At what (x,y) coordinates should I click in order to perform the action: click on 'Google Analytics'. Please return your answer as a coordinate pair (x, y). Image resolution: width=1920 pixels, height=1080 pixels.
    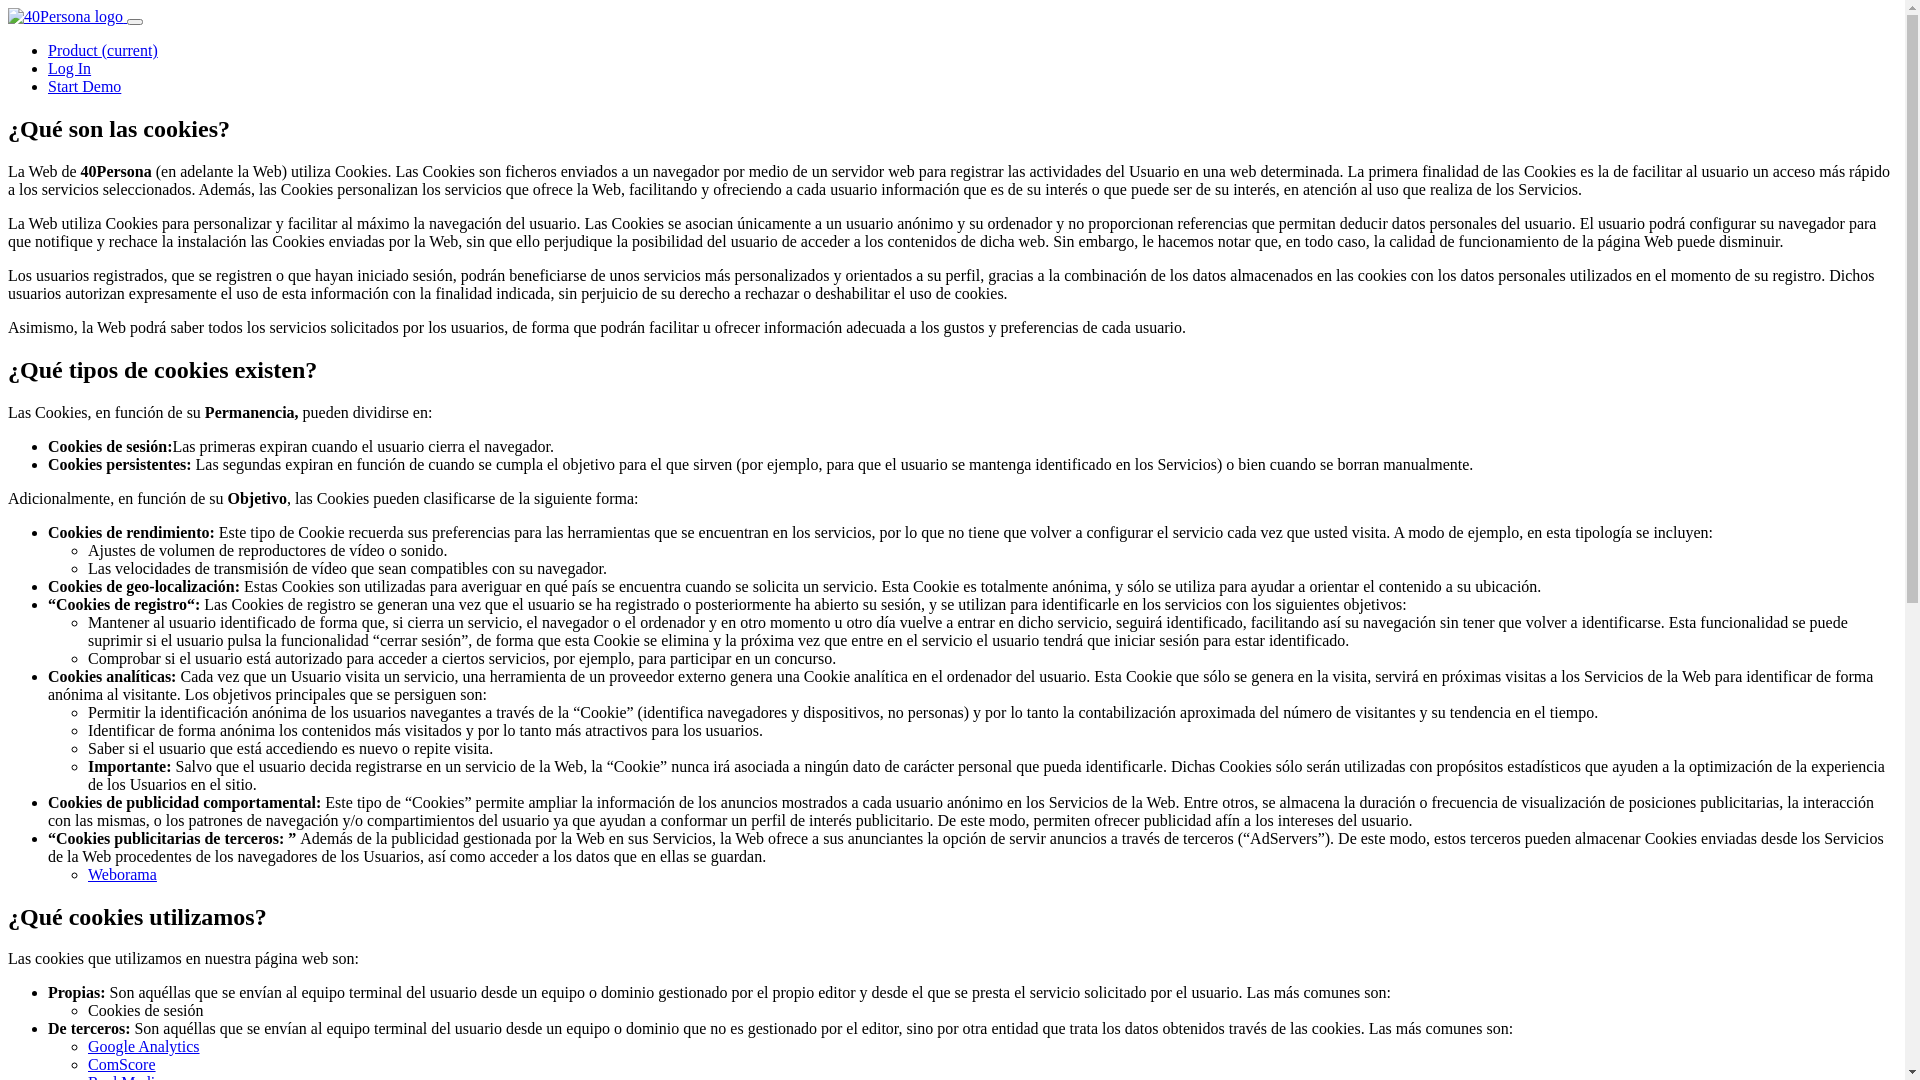
    Looking at the image, I should click on (143, 1045).